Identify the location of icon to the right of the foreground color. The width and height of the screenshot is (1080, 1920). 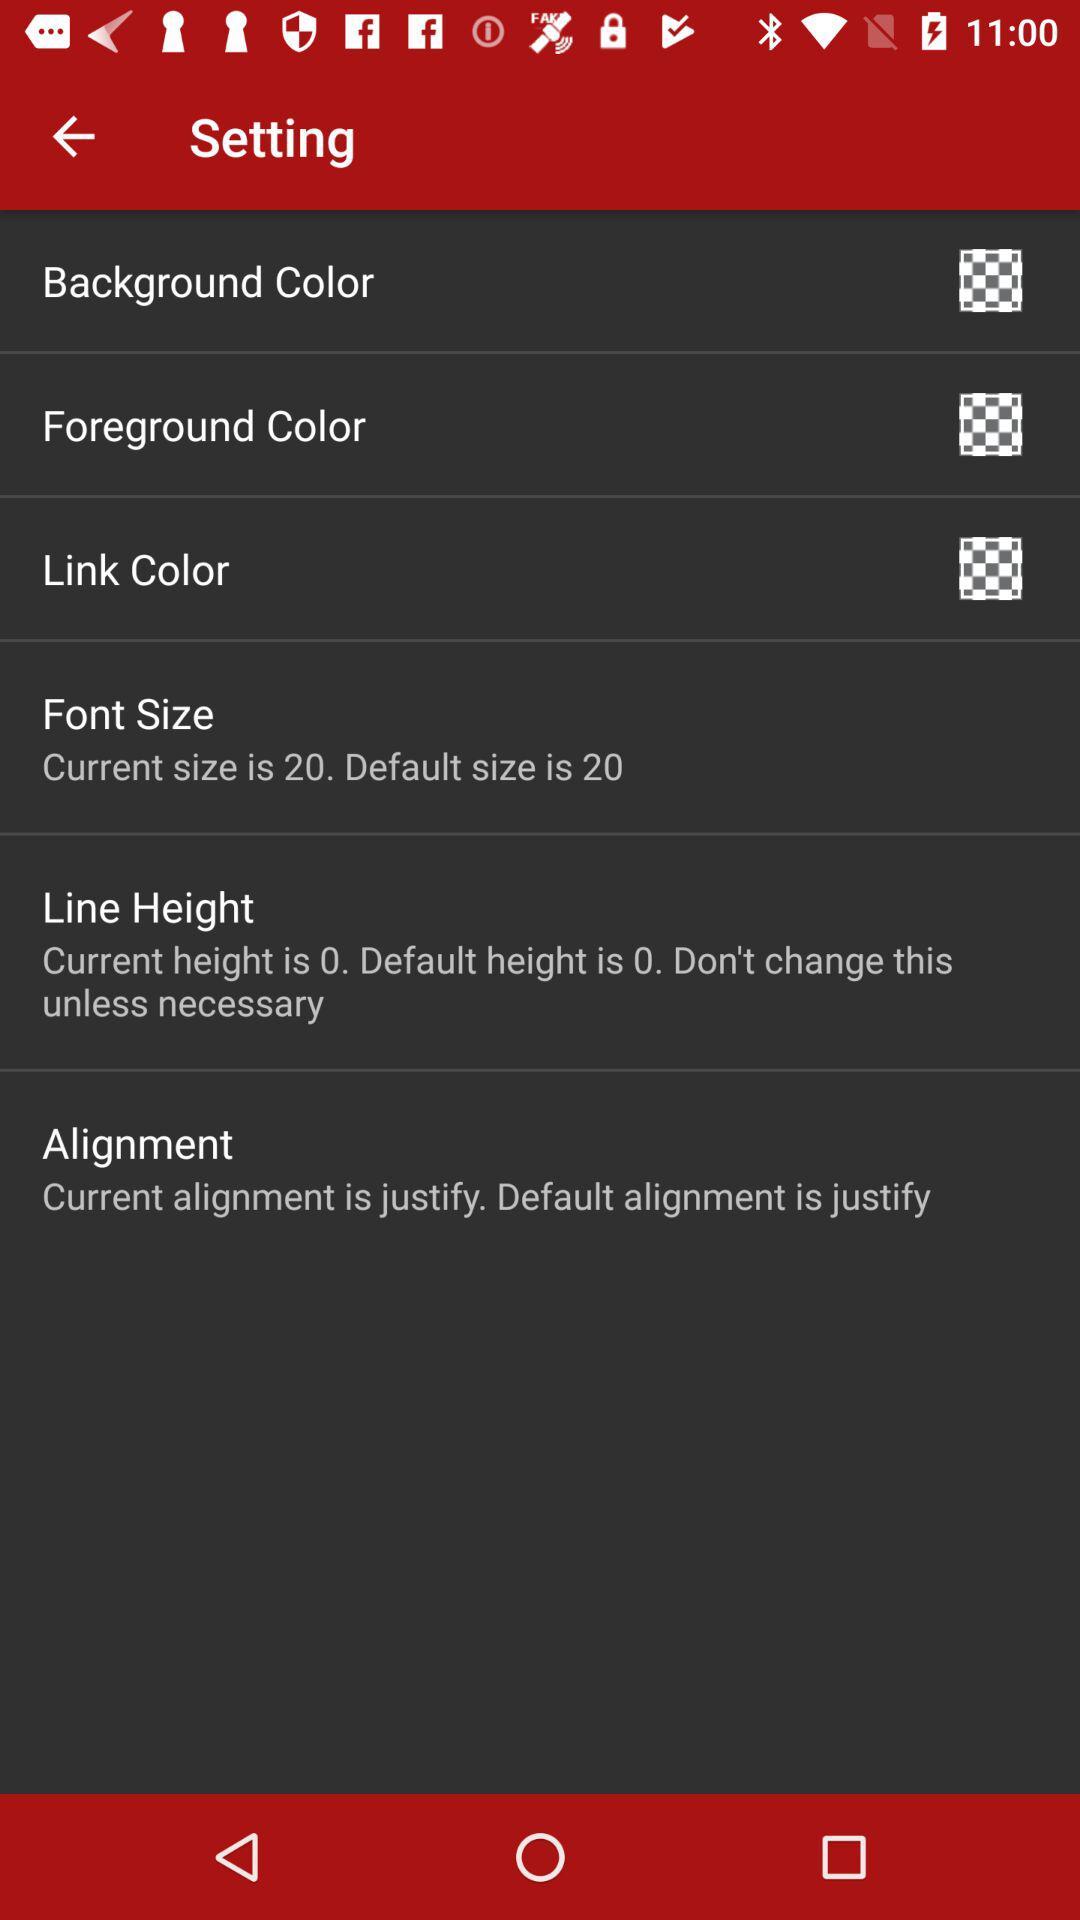
(990, 423).